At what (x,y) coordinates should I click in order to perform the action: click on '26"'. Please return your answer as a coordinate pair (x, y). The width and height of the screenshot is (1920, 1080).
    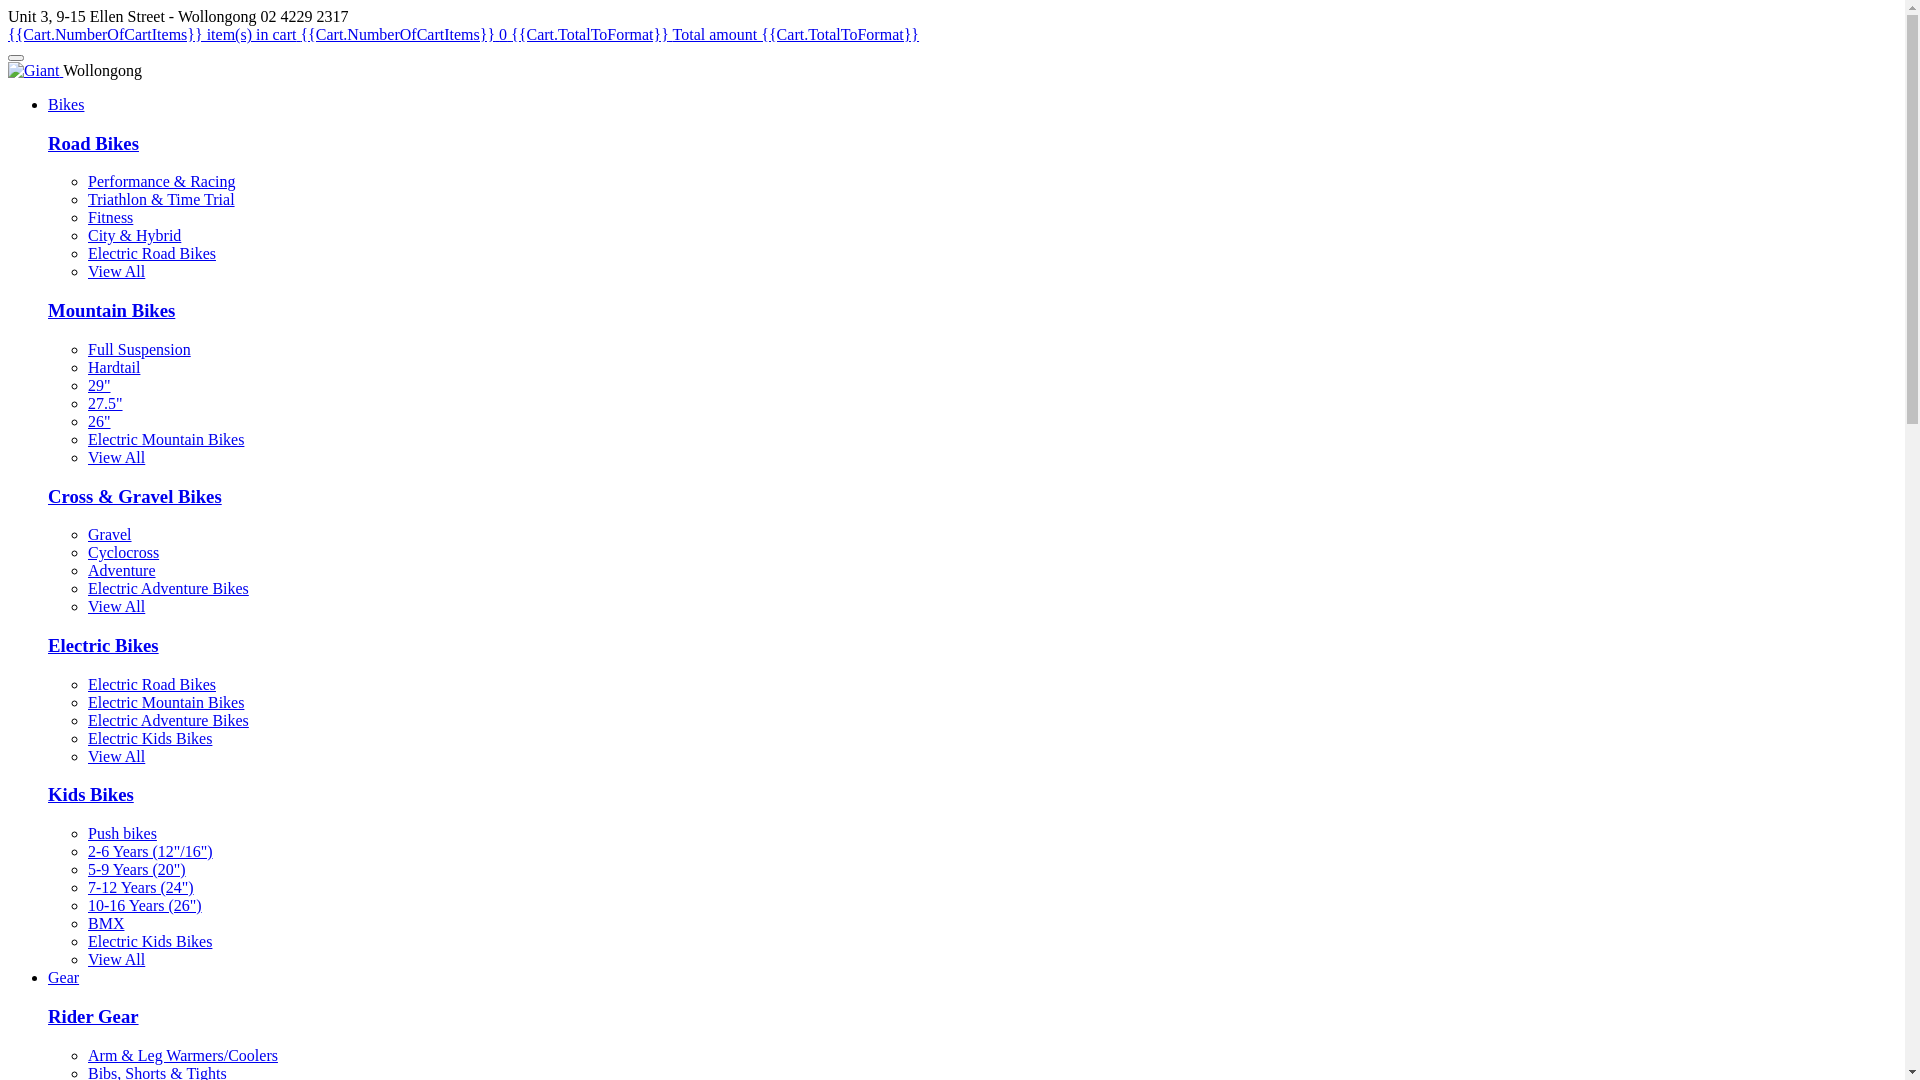
    Looking at the image, I should click on (98, 420).